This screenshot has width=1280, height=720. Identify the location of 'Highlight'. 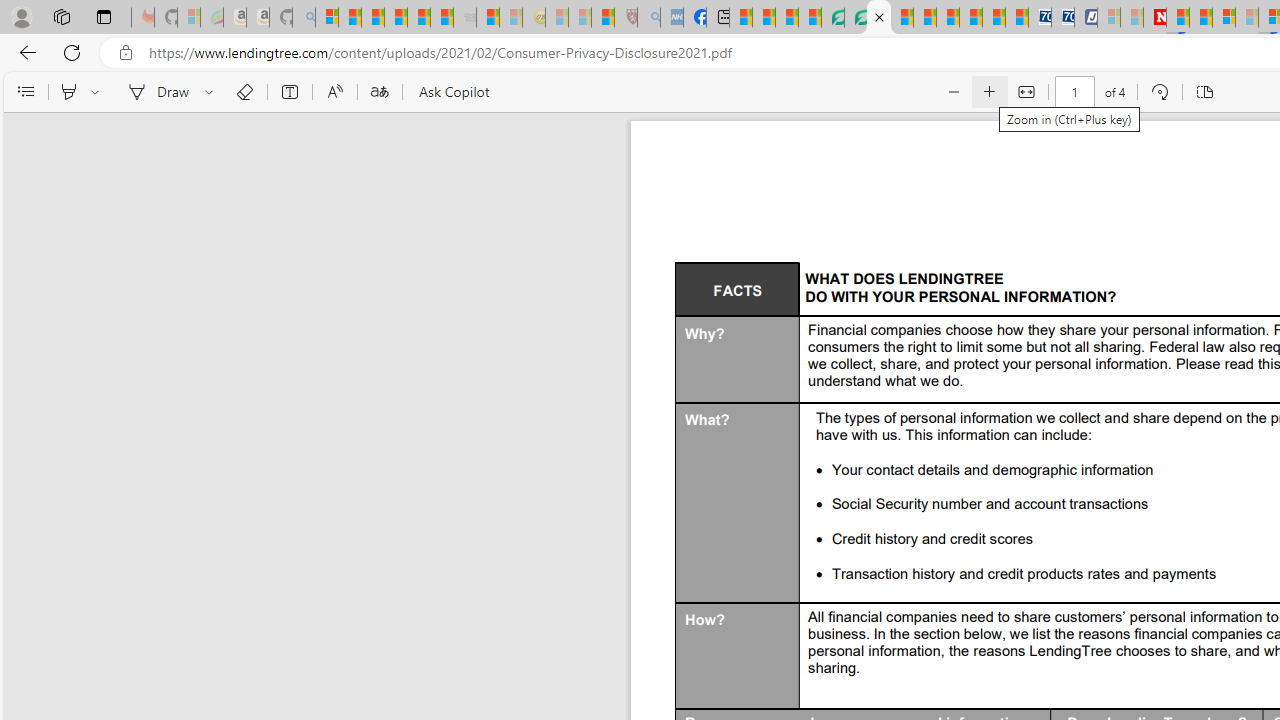
(68, 92).